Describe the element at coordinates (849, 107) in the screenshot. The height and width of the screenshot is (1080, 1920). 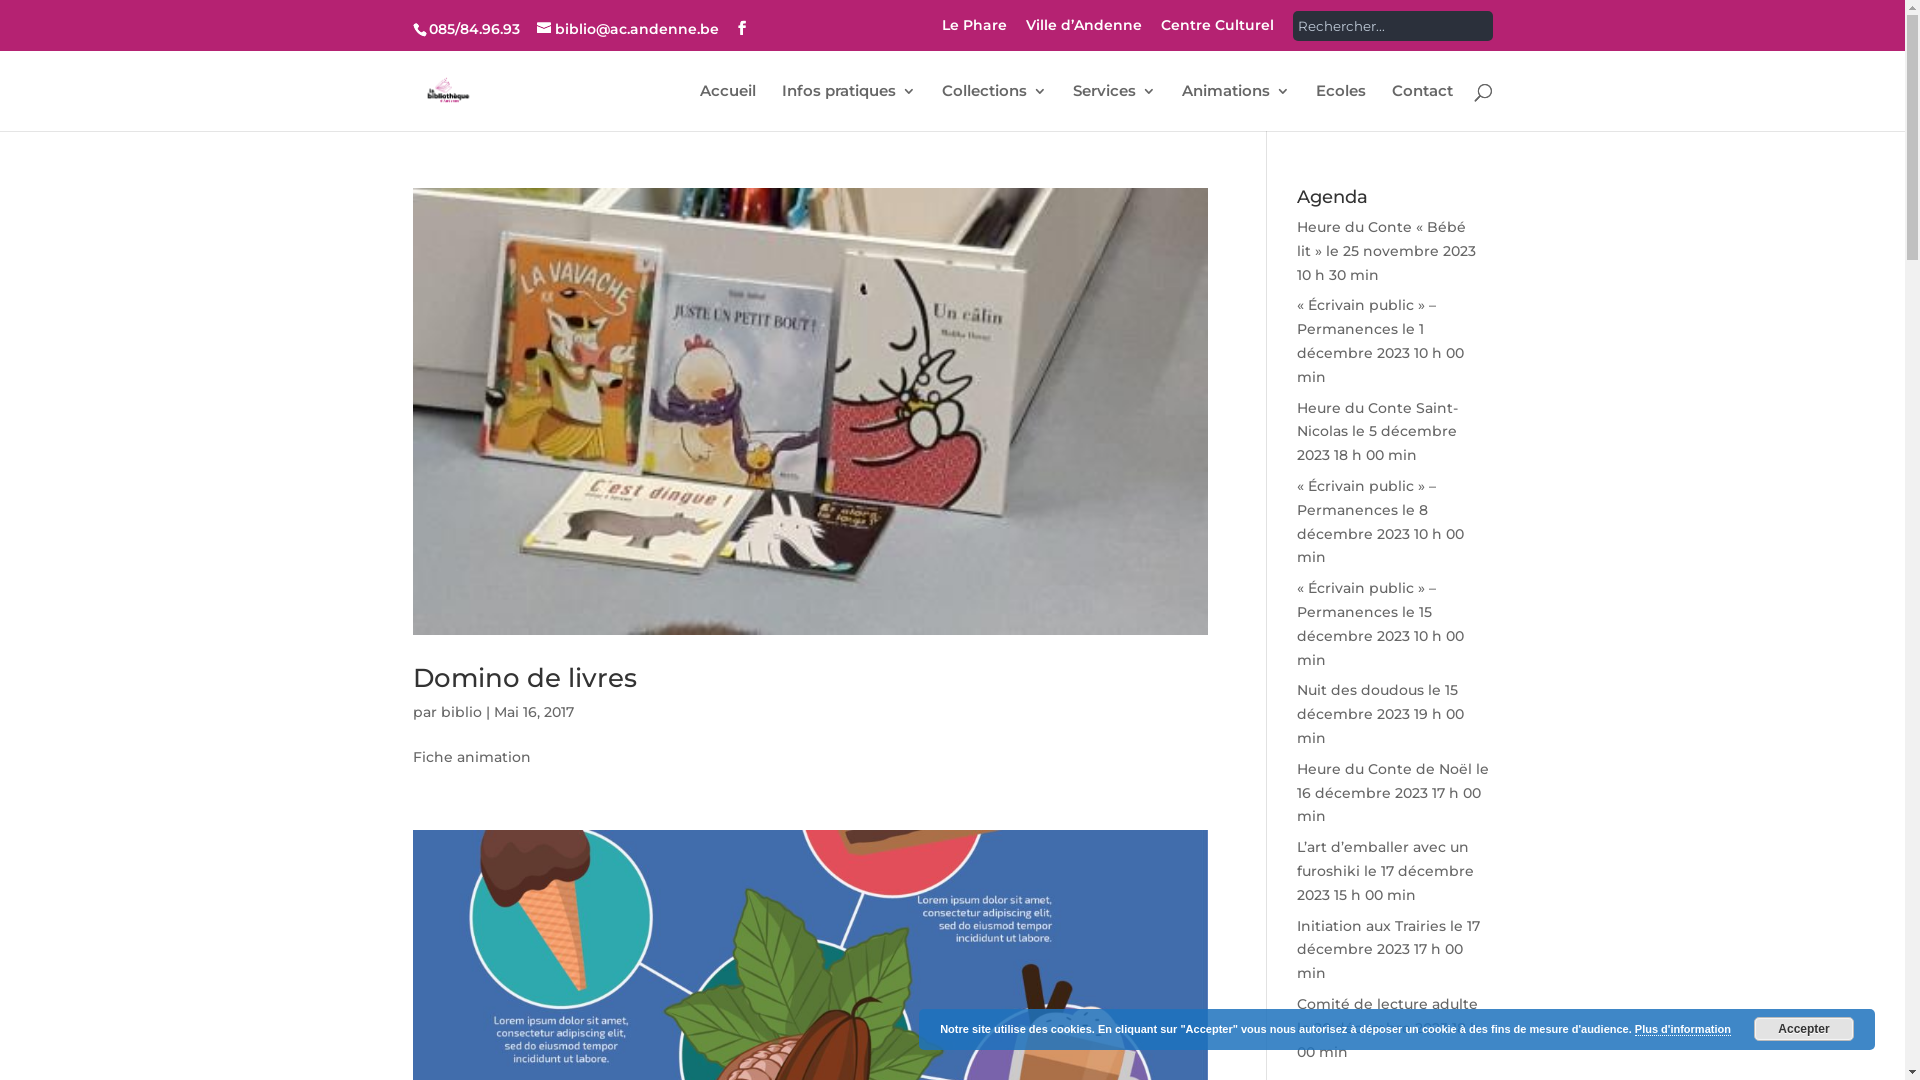
I see `'Infos pratiques'` at that location.